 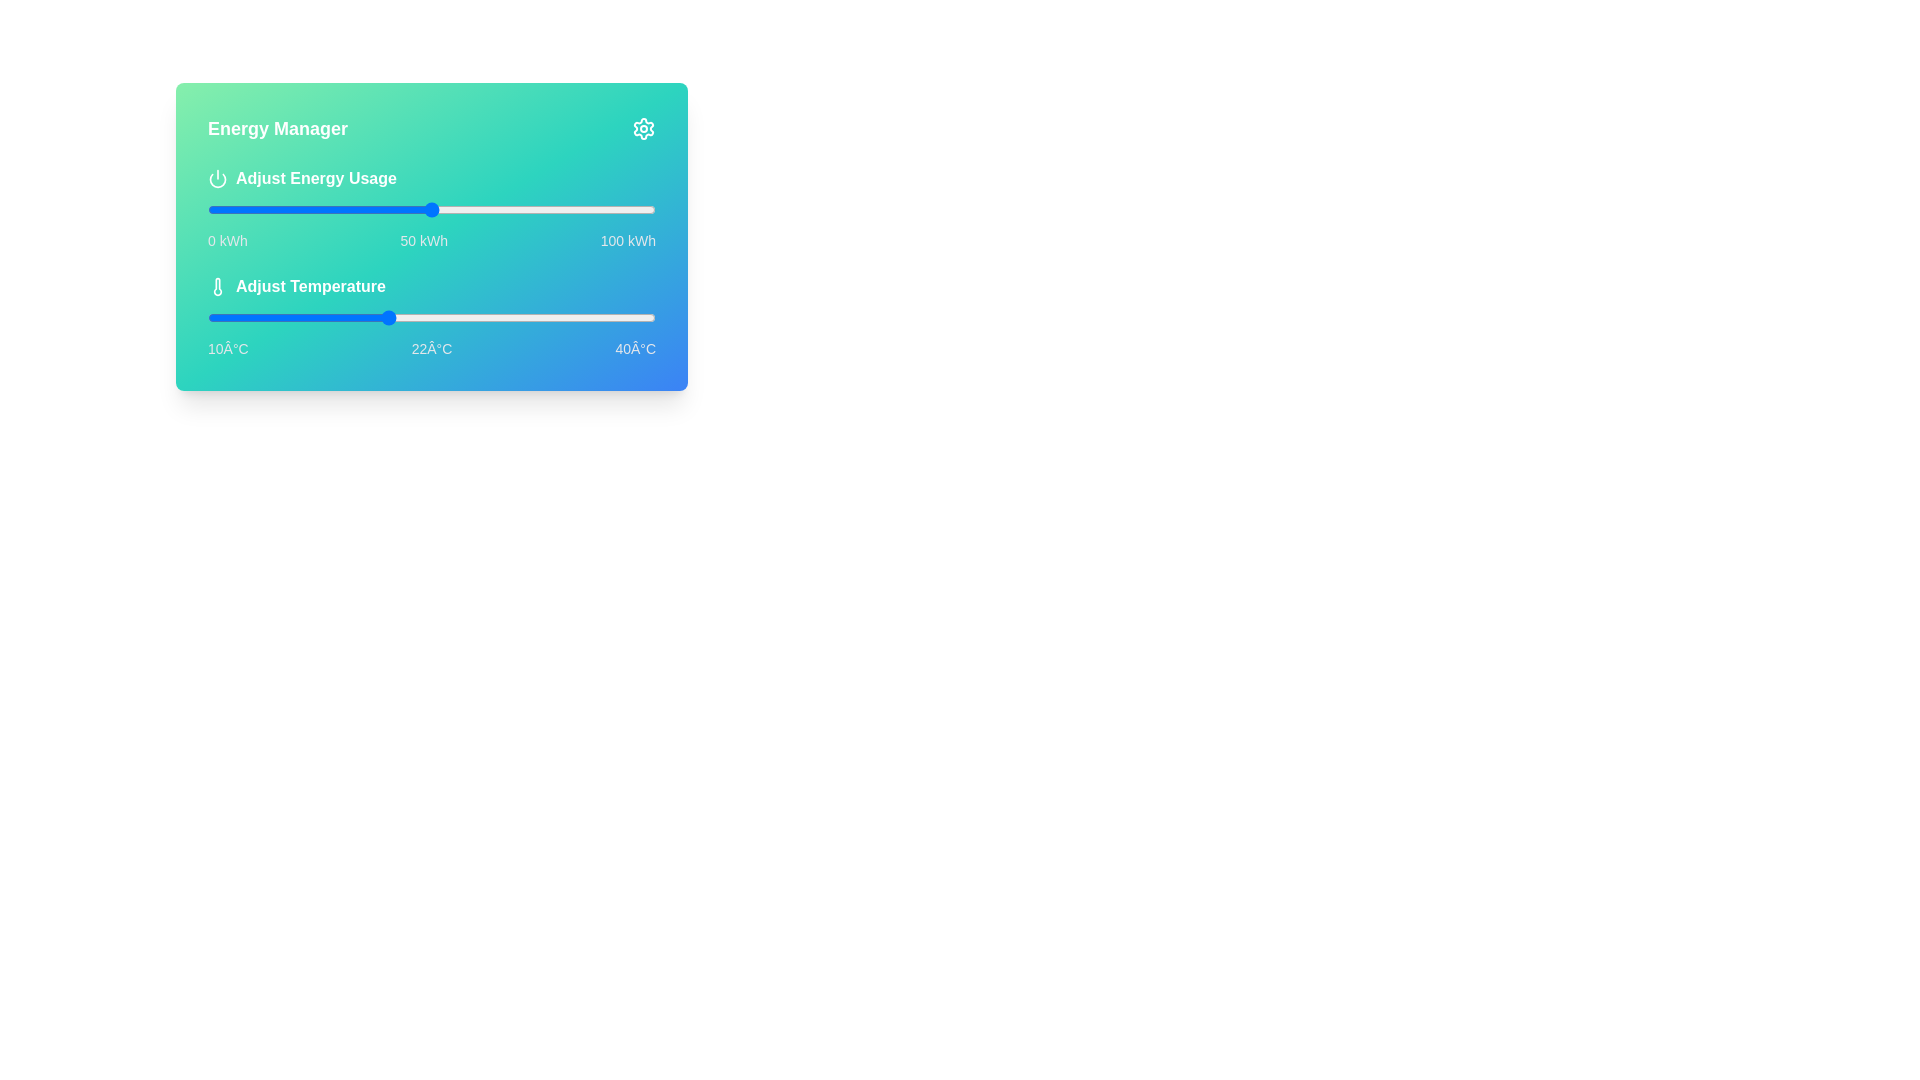 What do you see at coordinates (560, 209) in the screenshot?
I see `the energy usage slider to 79 kWh` at bounding box center [560, 209].